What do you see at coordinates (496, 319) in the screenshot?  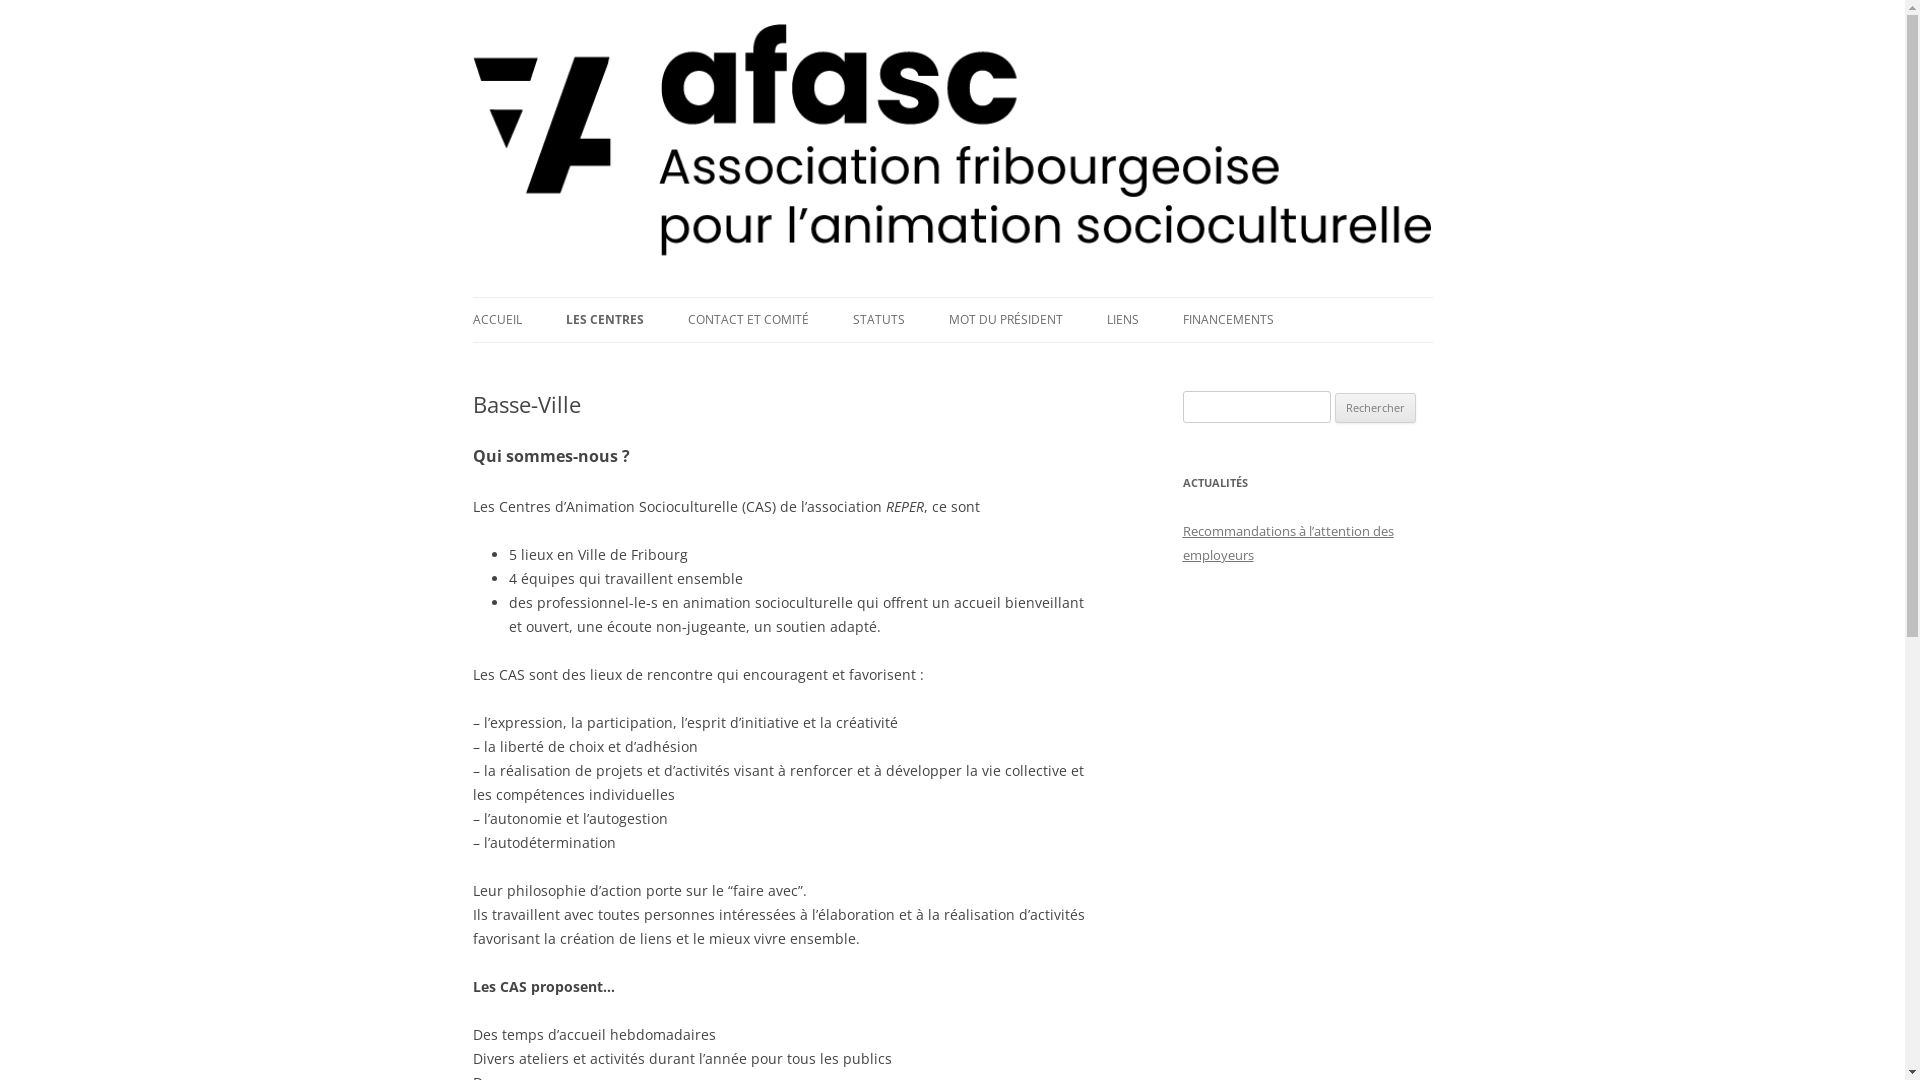 I see `'ACCUEIL'` at bounding box center [496, 319].